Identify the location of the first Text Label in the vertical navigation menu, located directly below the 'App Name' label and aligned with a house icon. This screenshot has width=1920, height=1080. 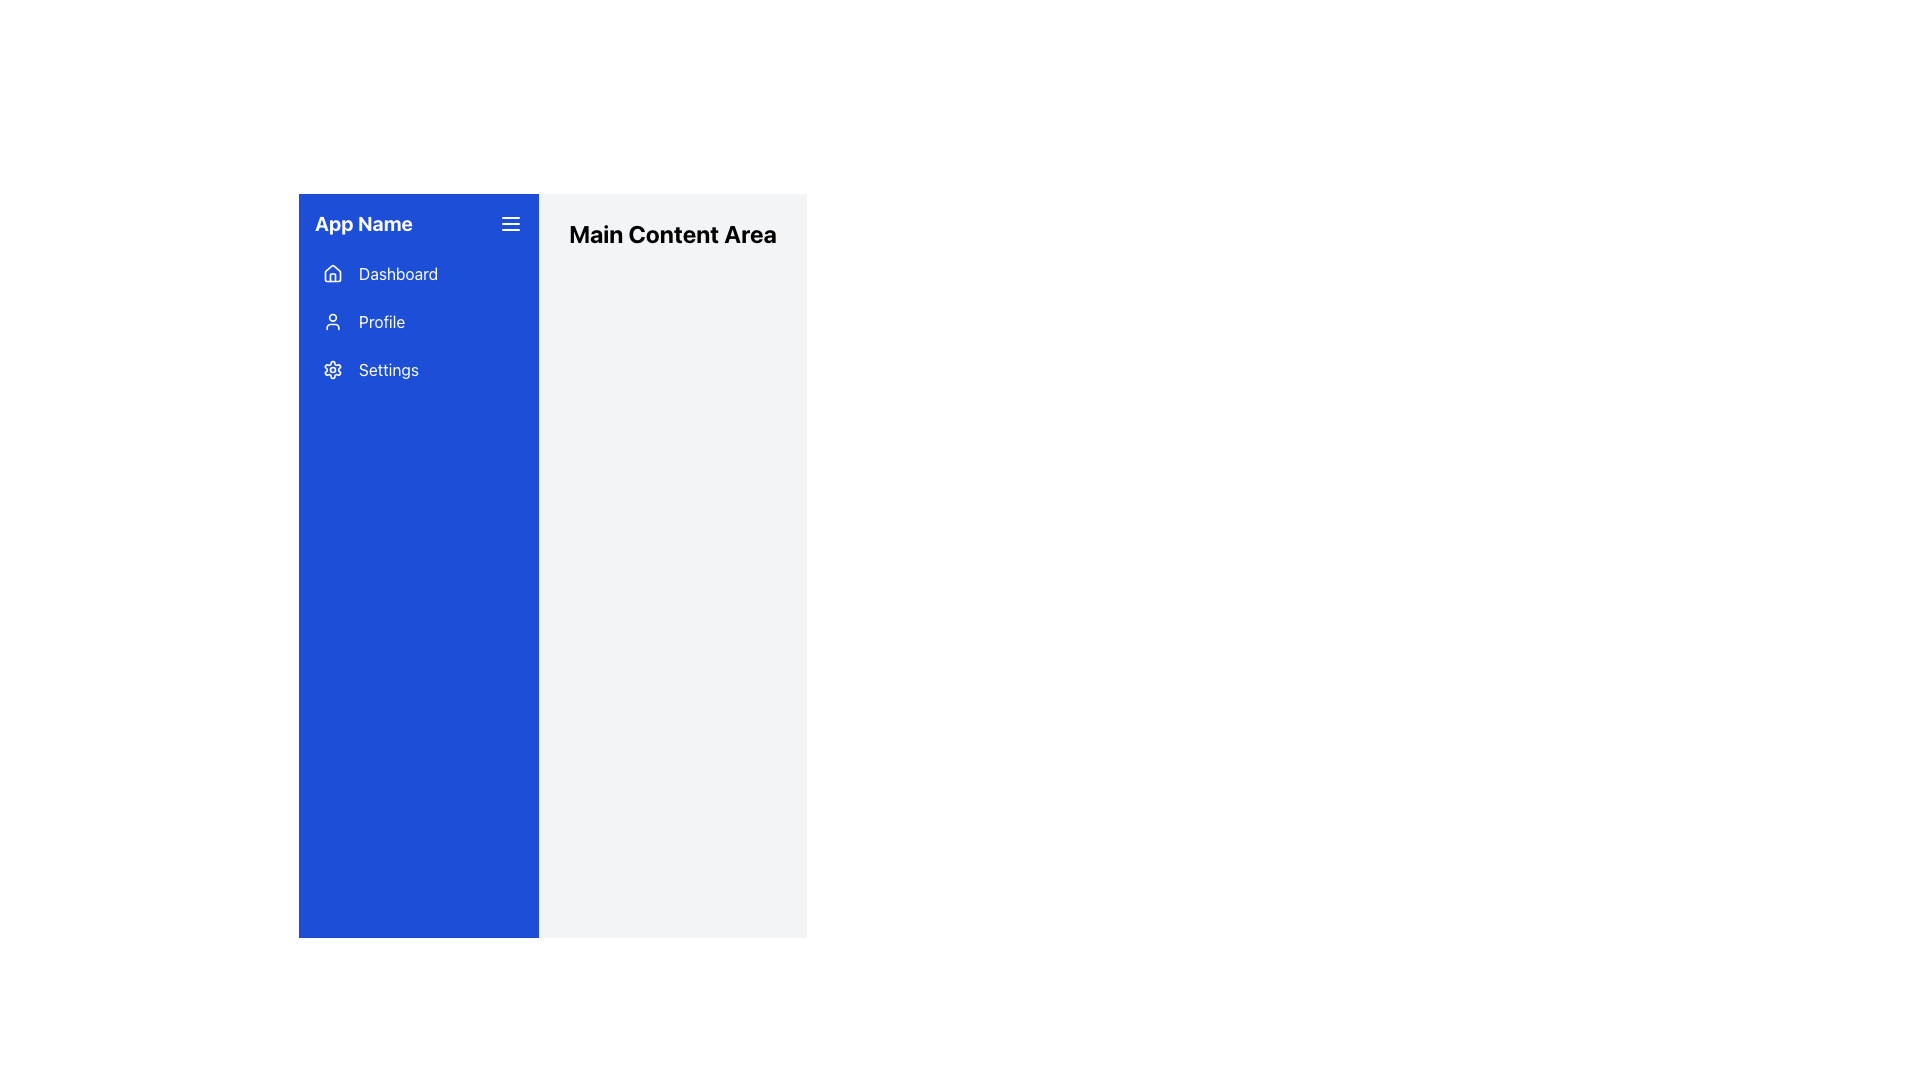
(398, 273).